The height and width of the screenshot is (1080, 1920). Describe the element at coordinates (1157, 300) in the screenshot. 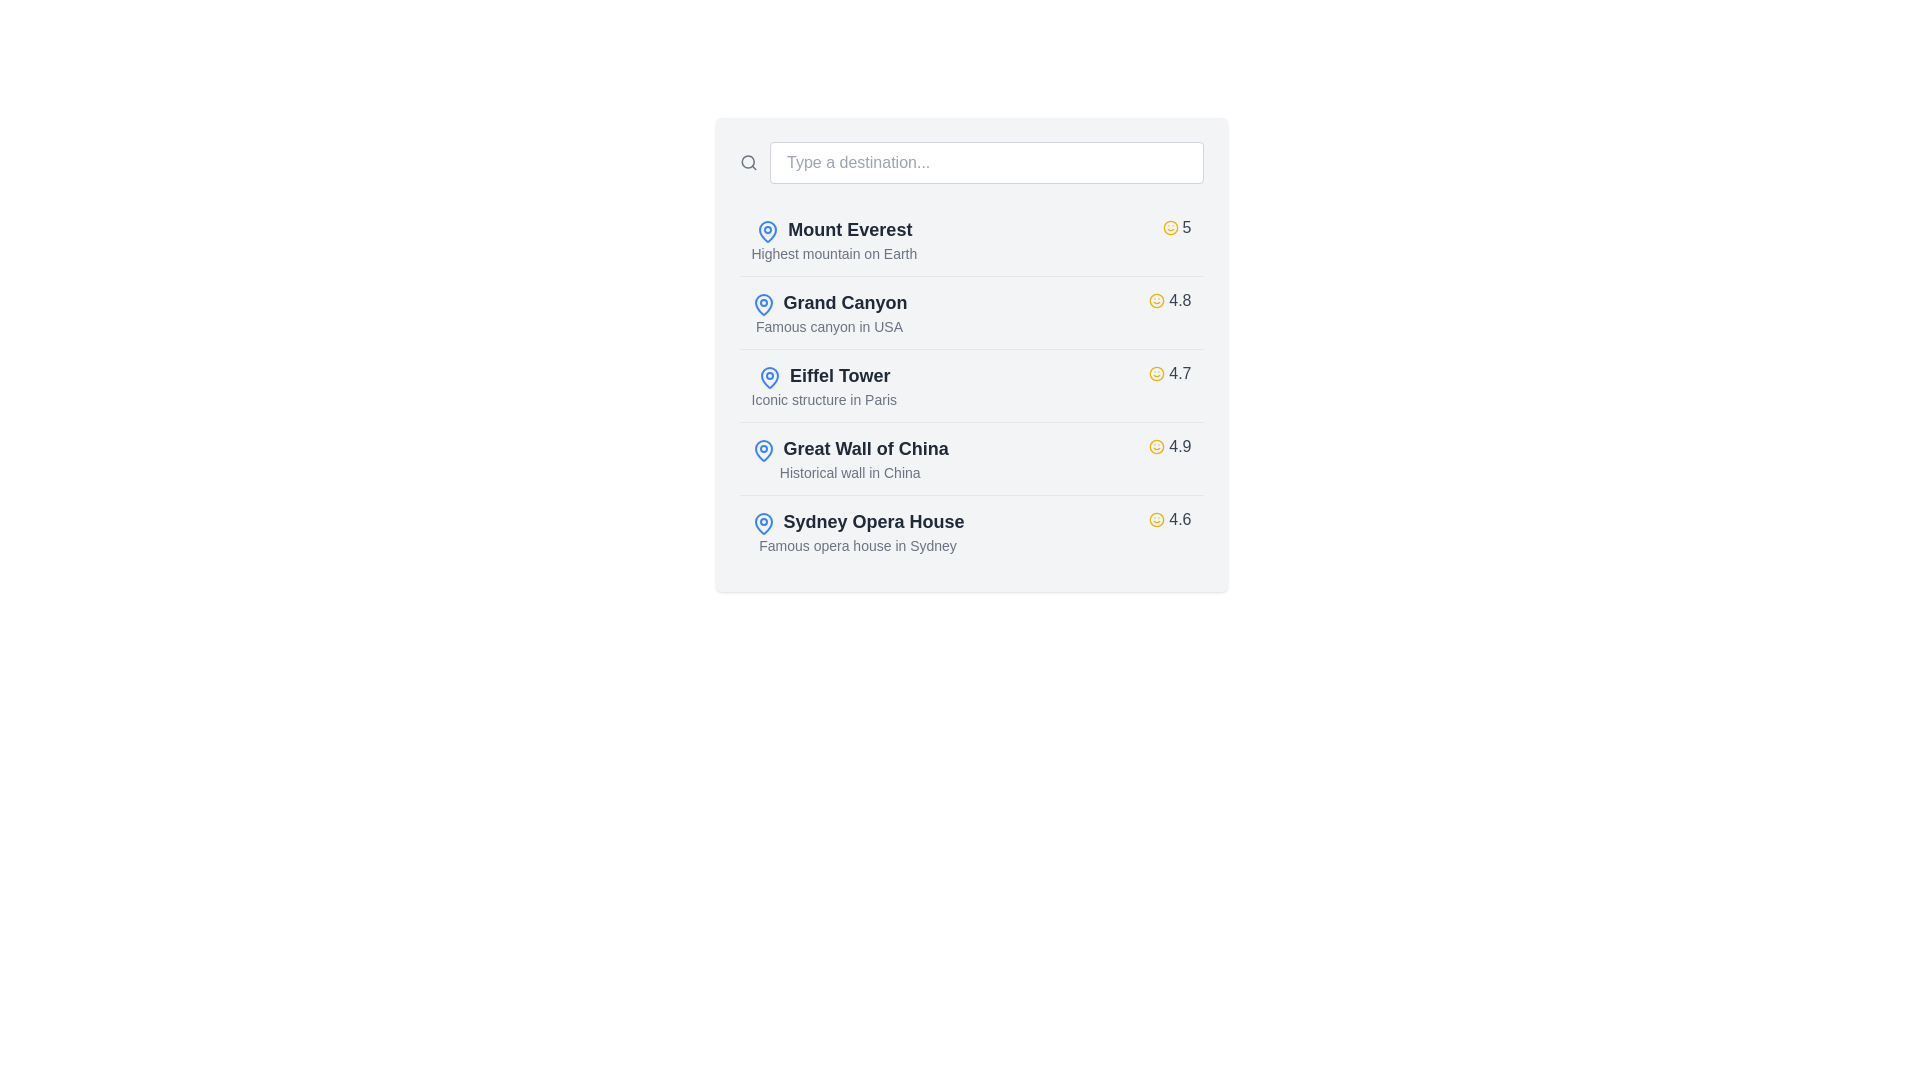

I see `the circular yellow smiling face icon next to the numerical rating 4.8 in the second row associated with the 'Grand Canyon' list item` at that location.